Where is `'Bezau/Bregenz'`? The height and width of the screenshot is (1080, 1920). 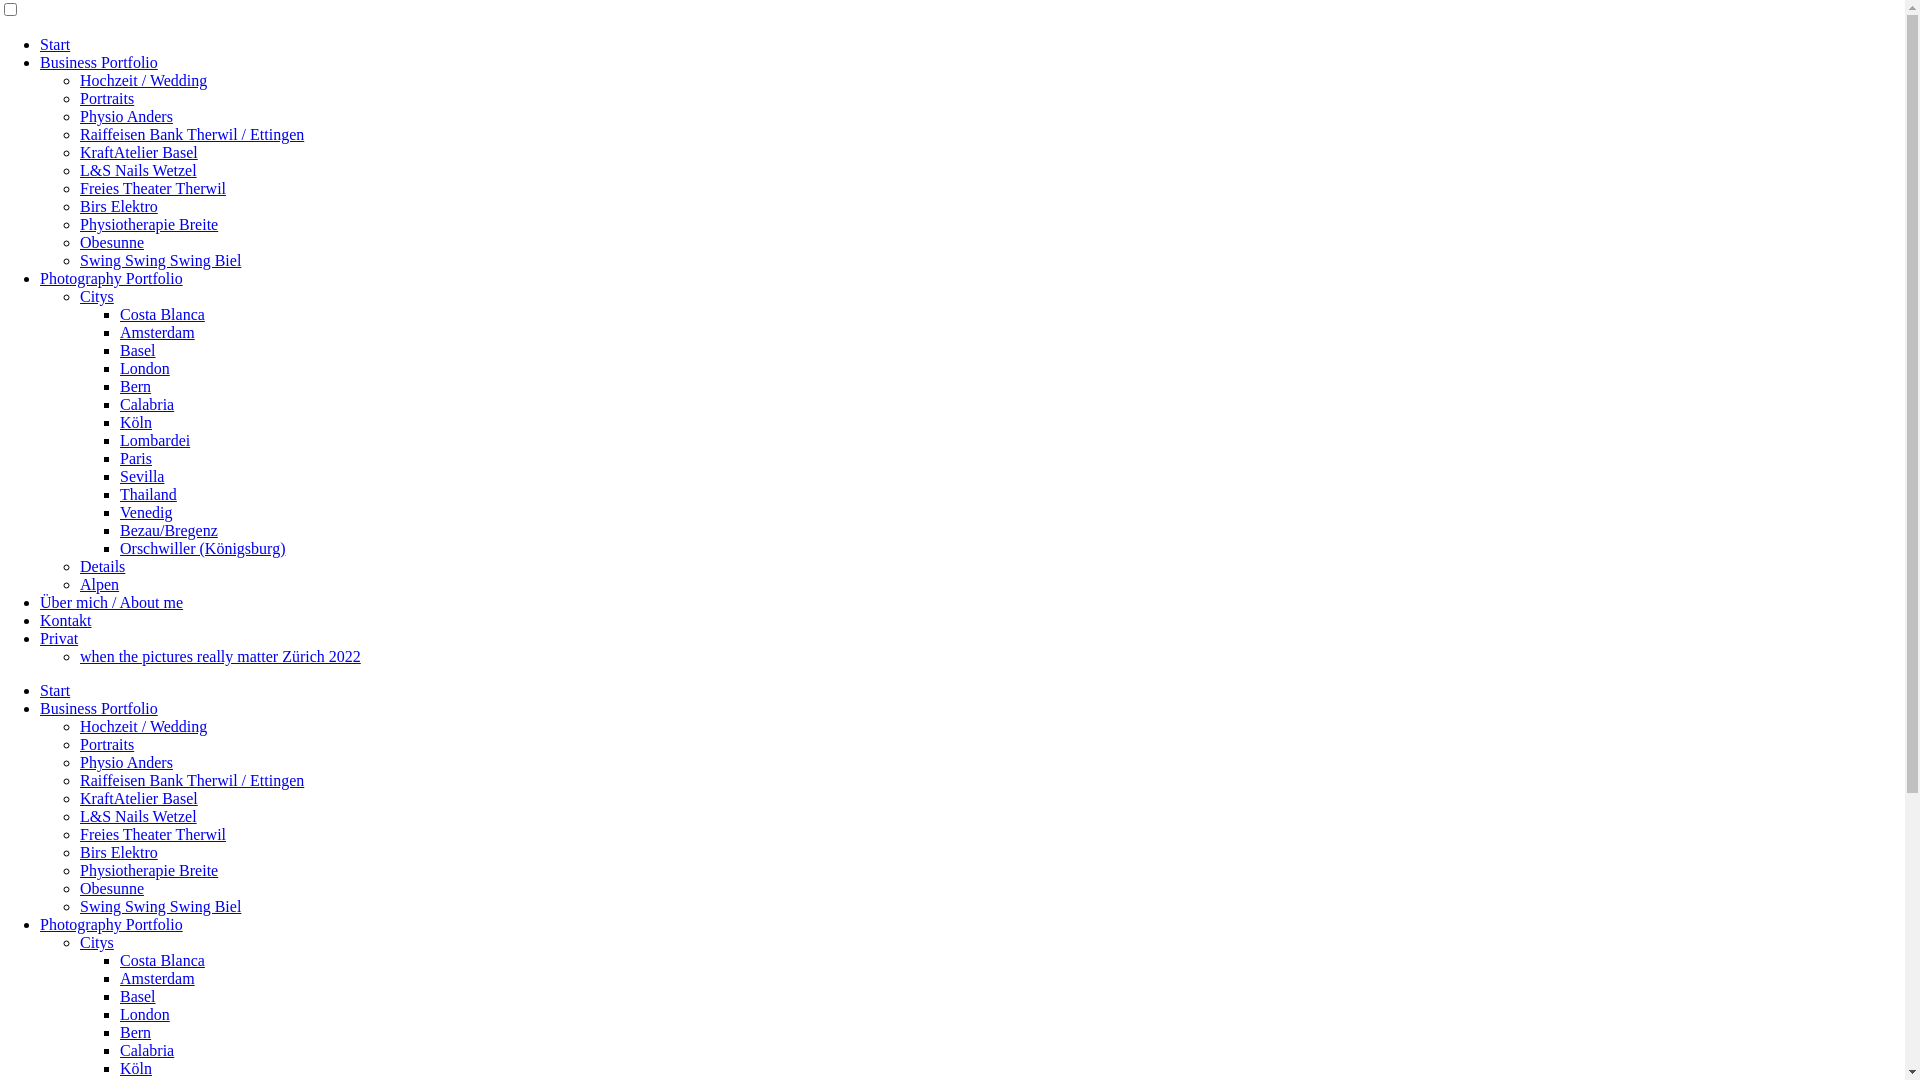
'Bezau/Bregenz' is located at coordinates (168, 529).